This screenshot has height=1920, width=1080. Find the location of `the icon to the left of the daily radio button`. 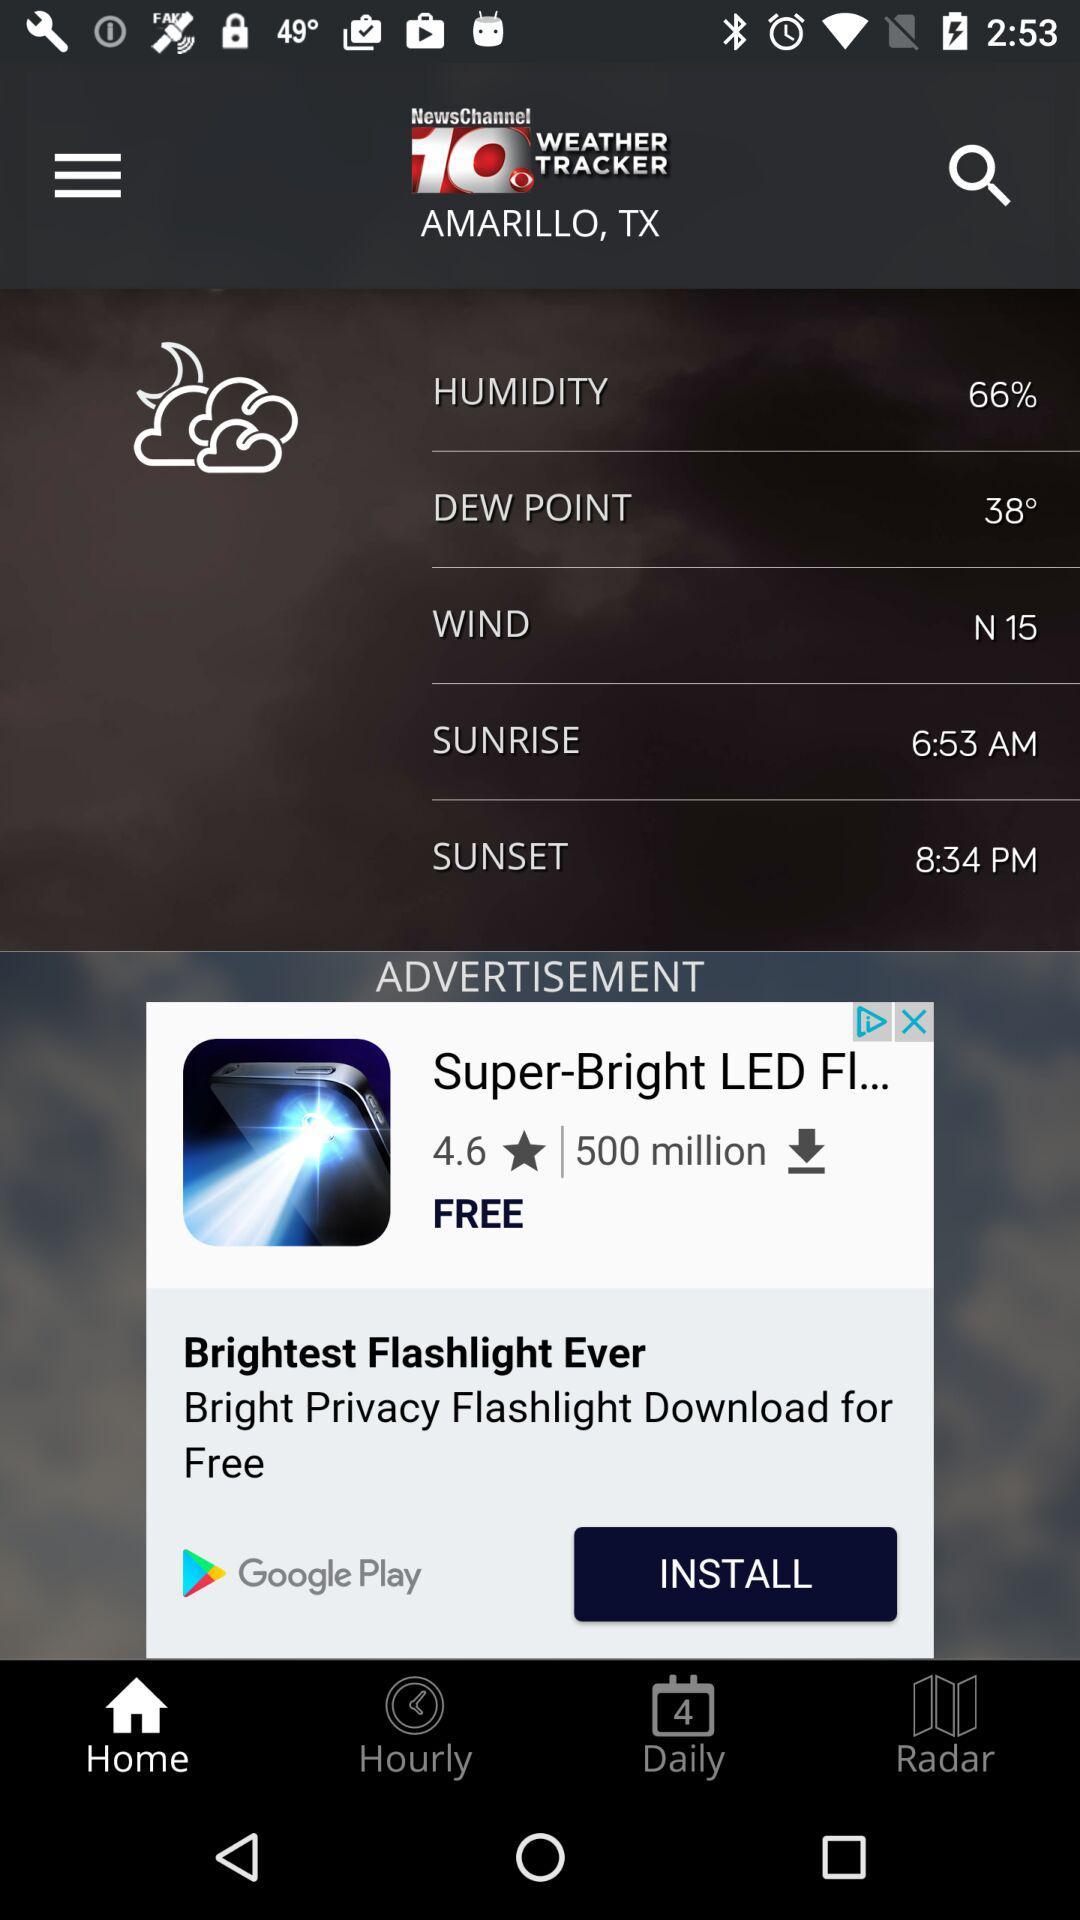

the icon to the left of the daily radio button is located at coordinates (413, 1726).